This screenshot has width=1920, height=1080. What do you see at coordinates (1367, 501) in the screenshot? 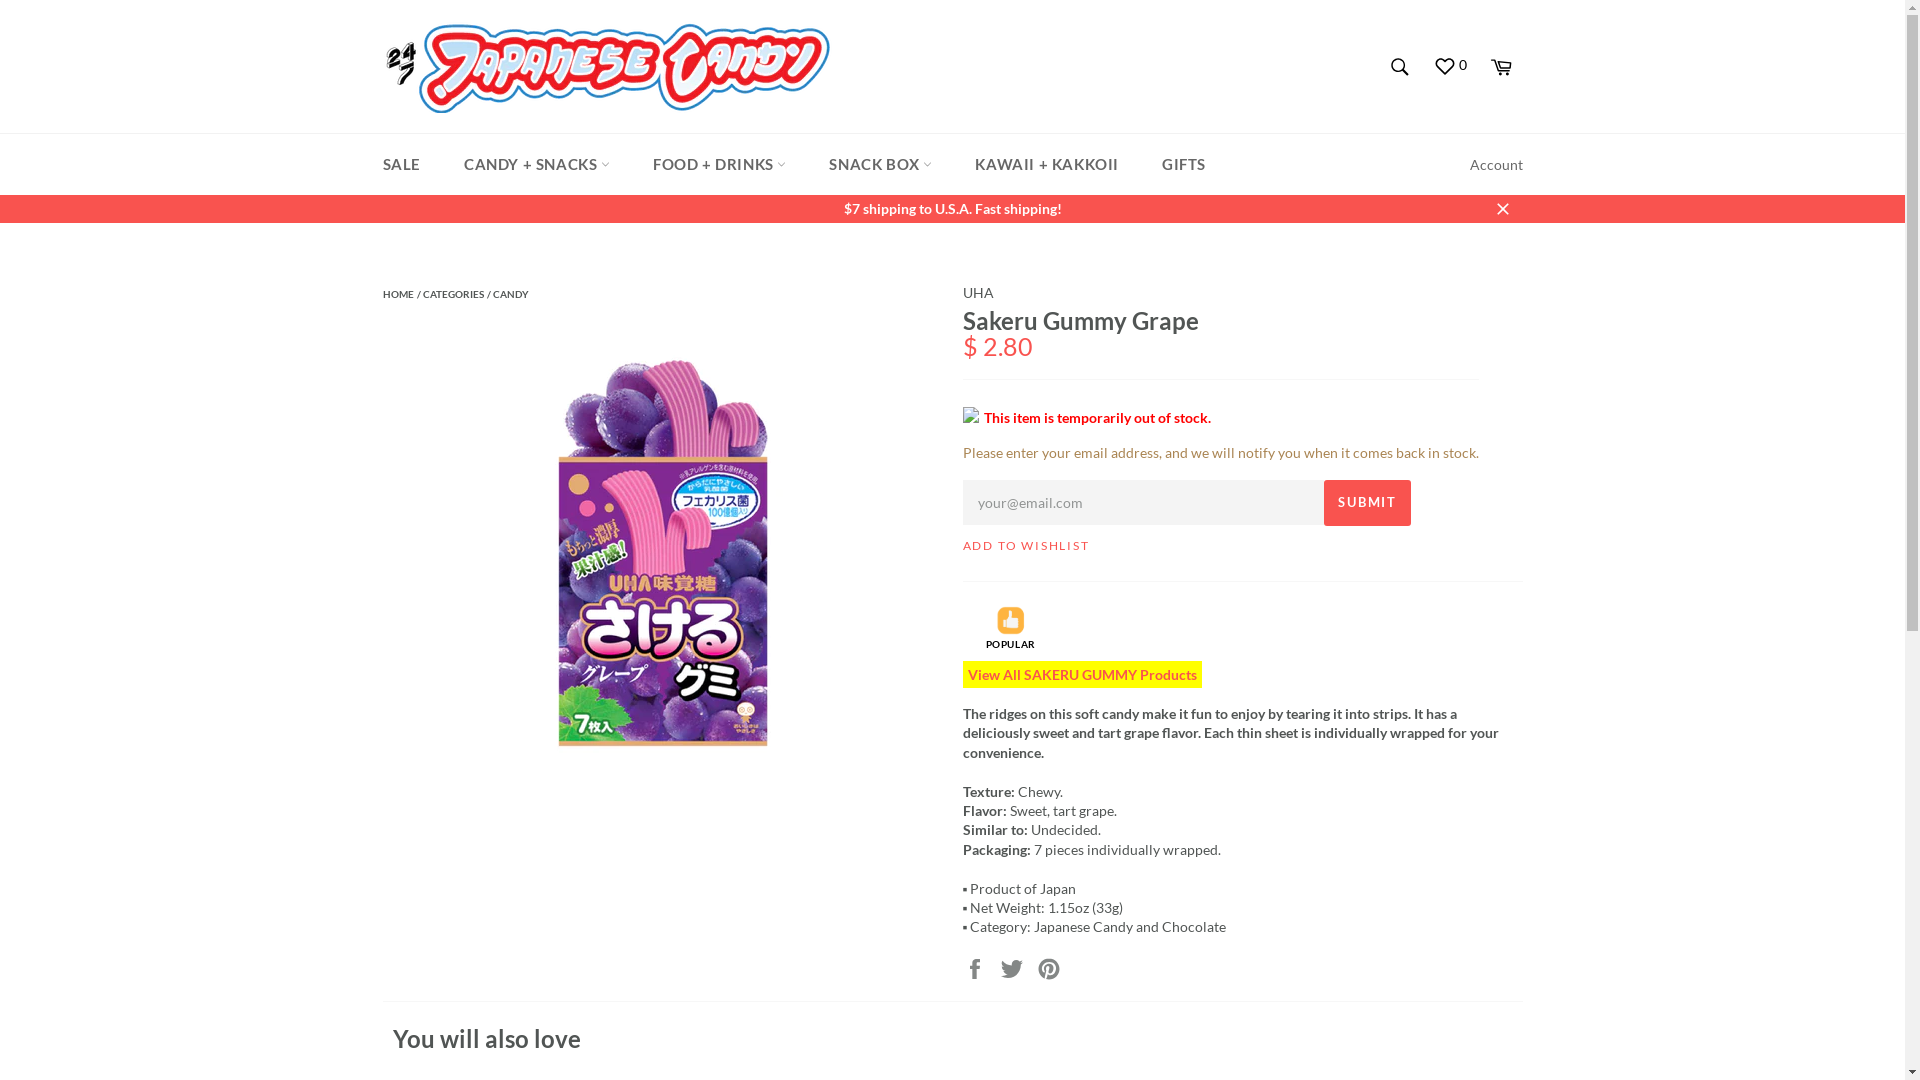
I see `'SUBMIT'` at bounding box center [1367, 501].